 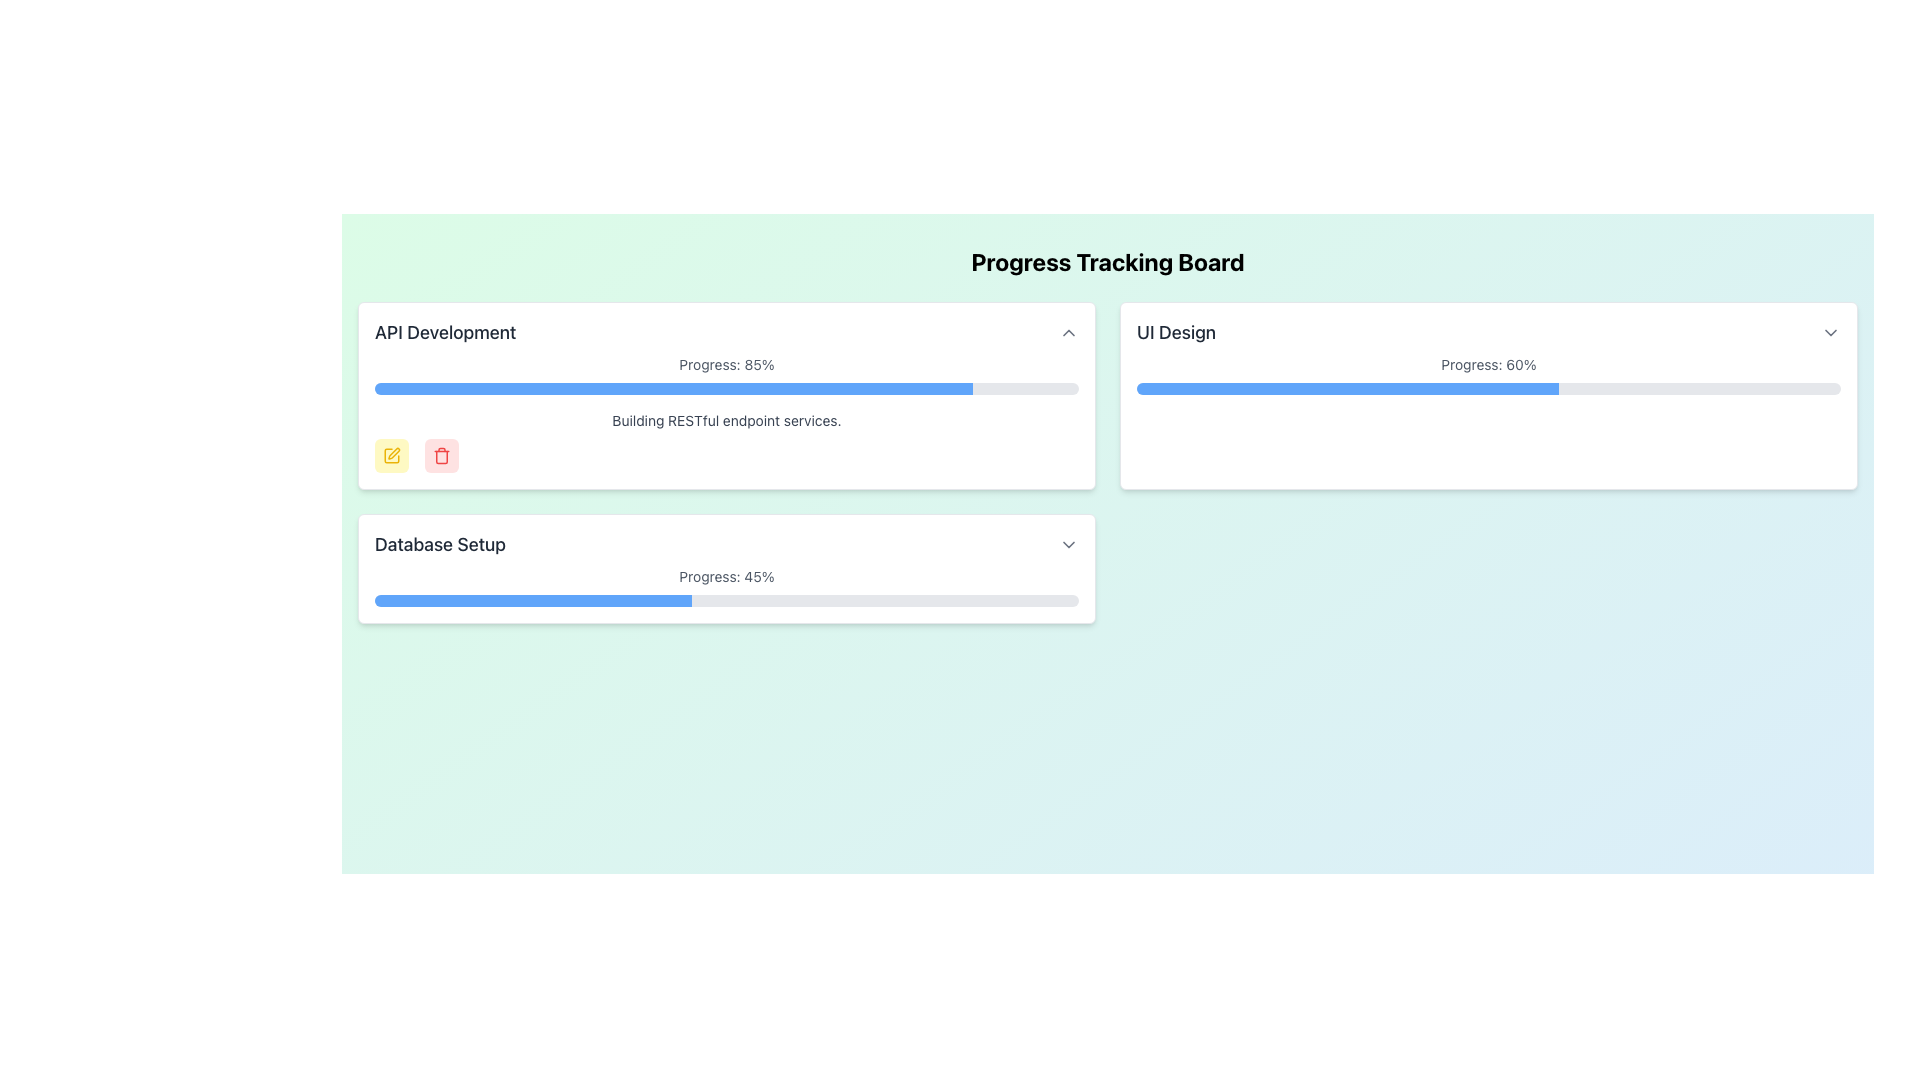 What do you see at coordinates (725, 419) in the screenshot?
I see `the text label that describes the current task or focus of the 'API Development' section, located between the blue progress bar and two interactive buttons` at bounding box center [725, 419].